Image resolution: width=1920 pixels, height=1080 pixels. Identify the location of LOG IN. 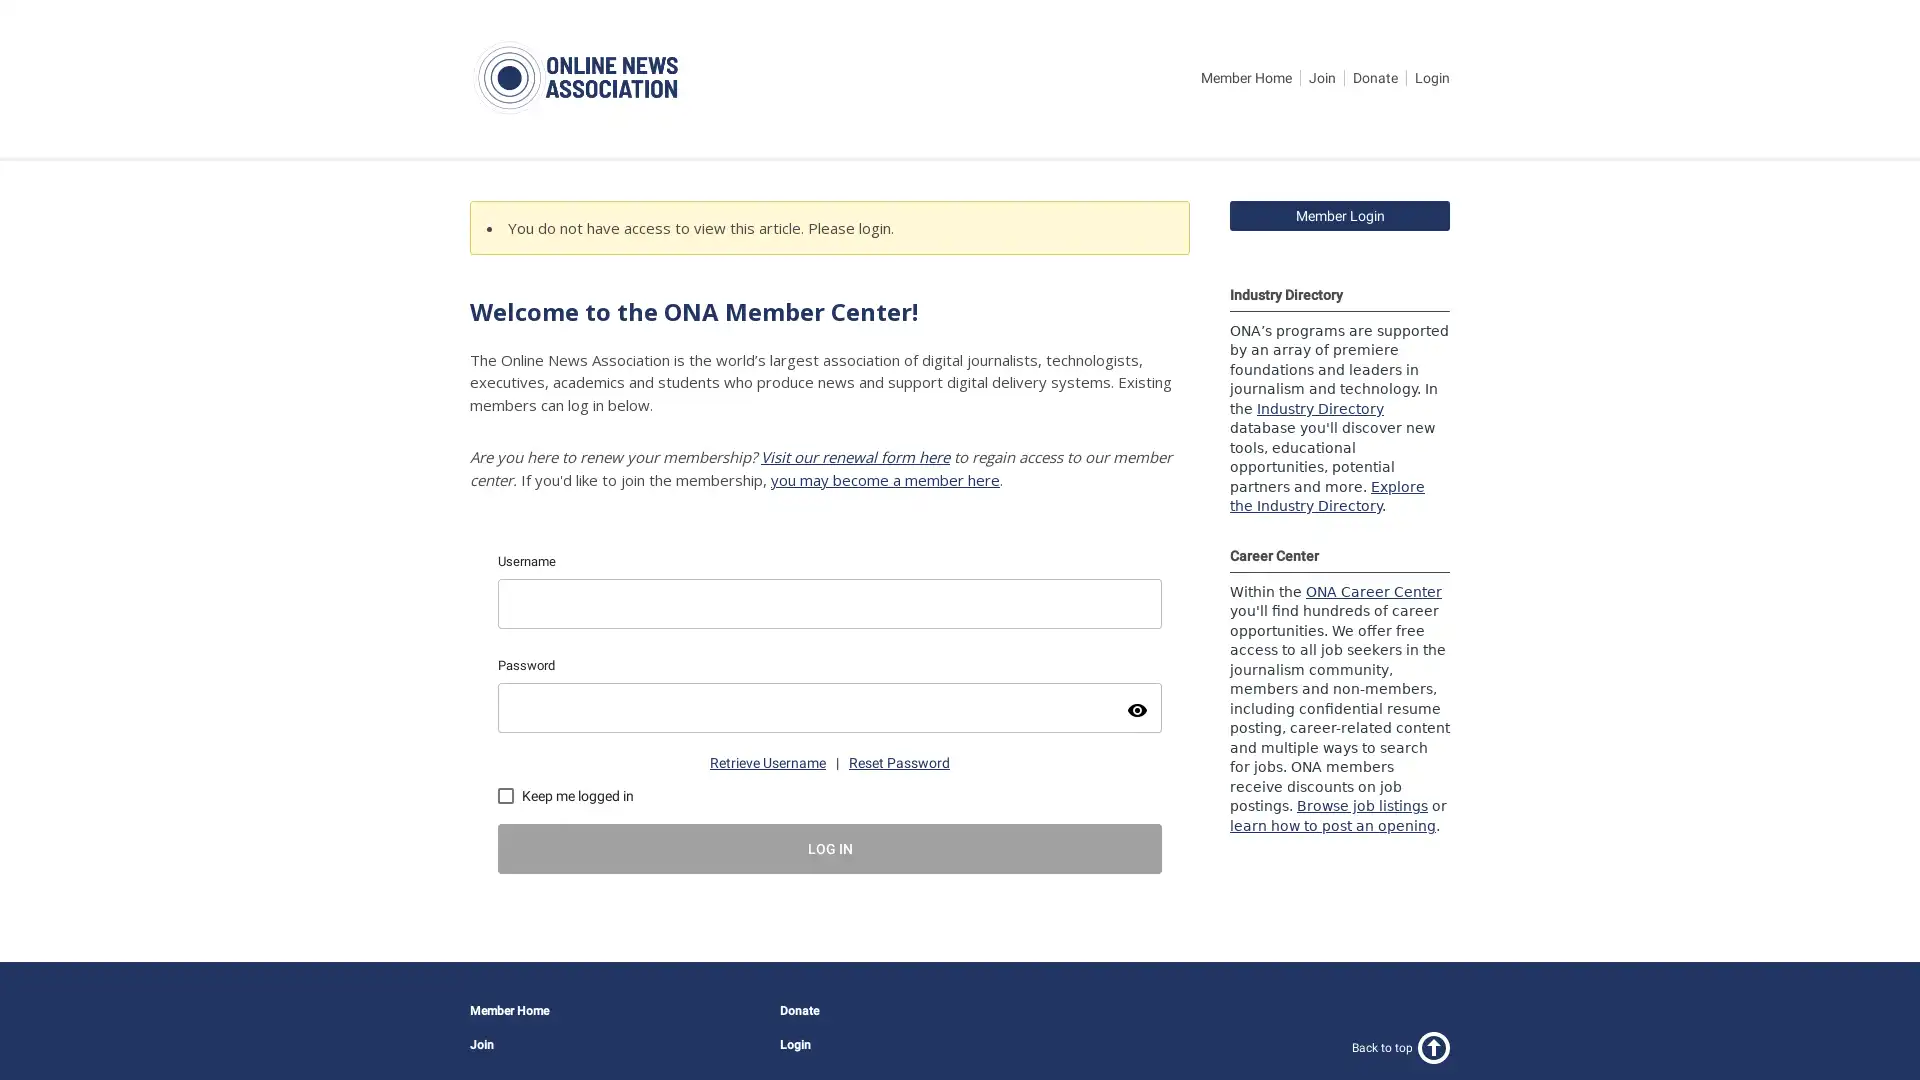
(830, 848).